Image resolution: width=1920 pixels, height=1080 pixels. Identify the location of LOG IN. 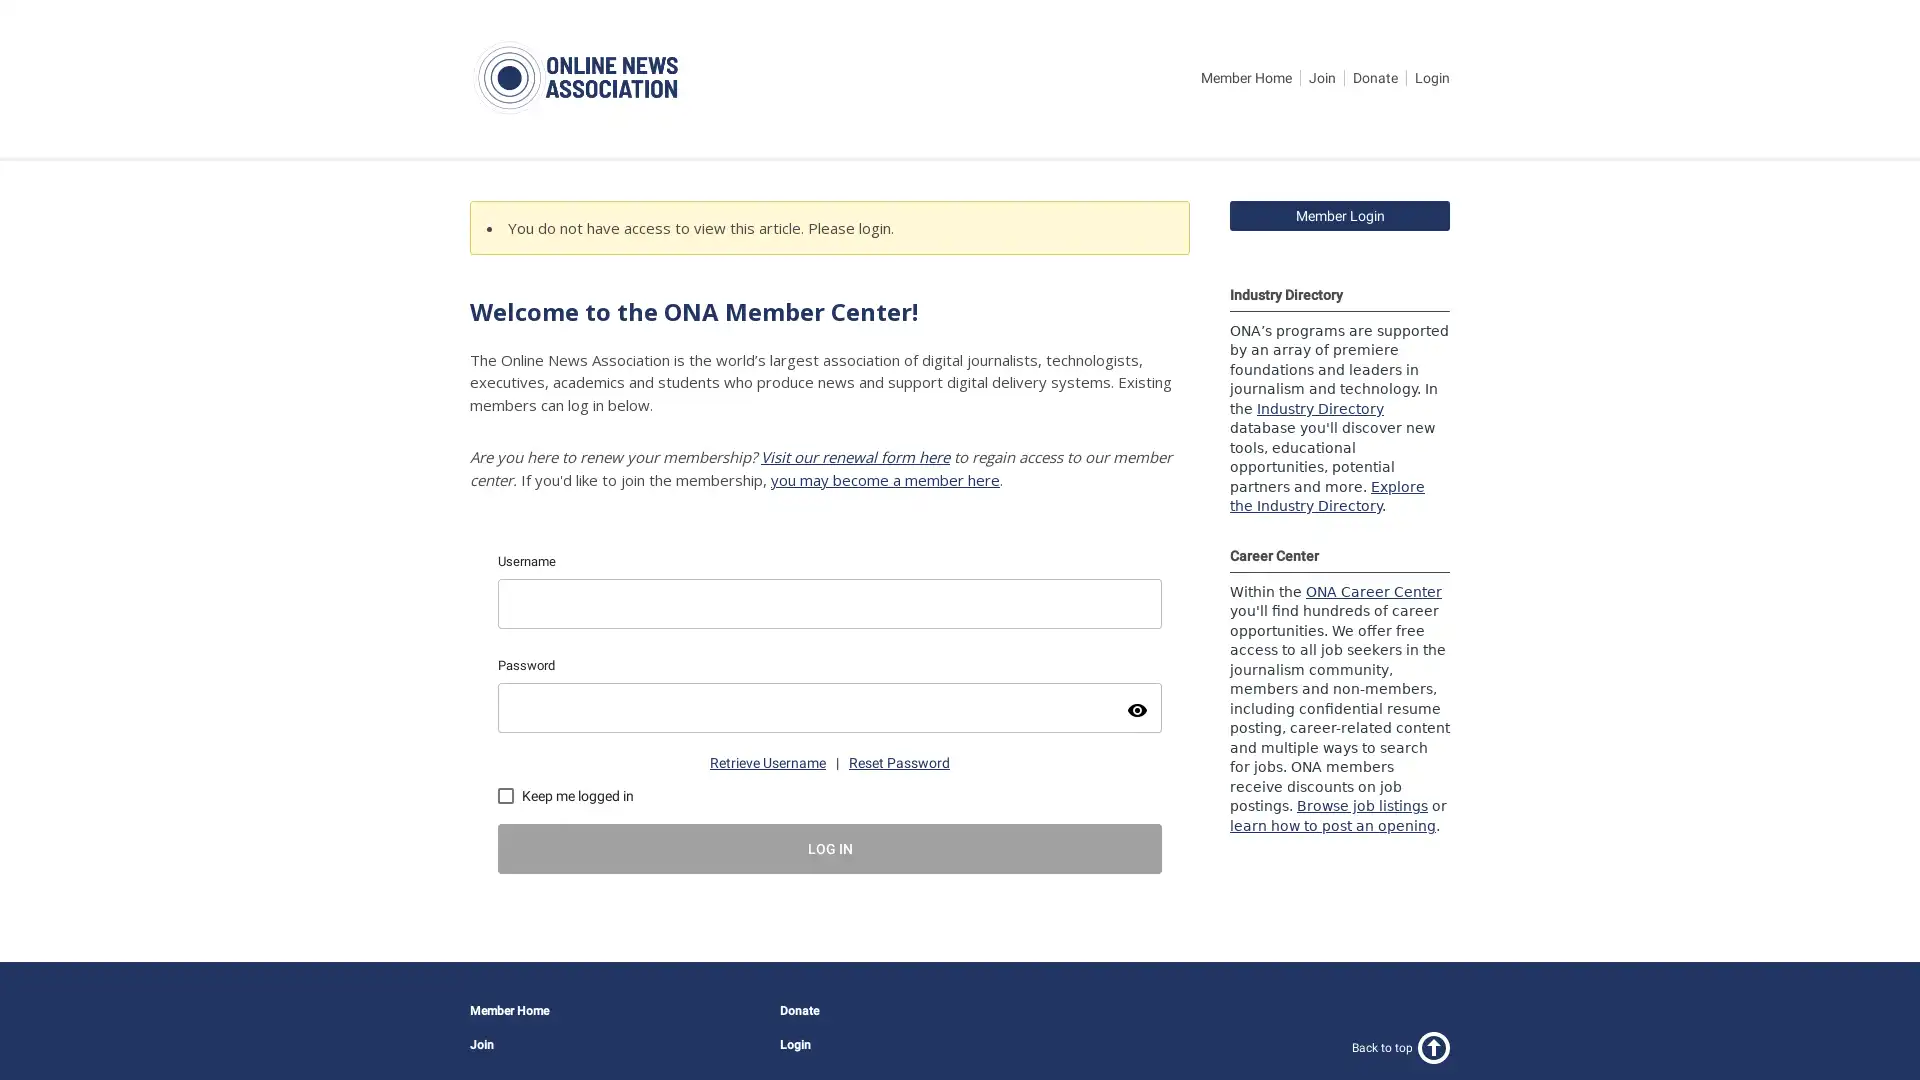
(830, 848).